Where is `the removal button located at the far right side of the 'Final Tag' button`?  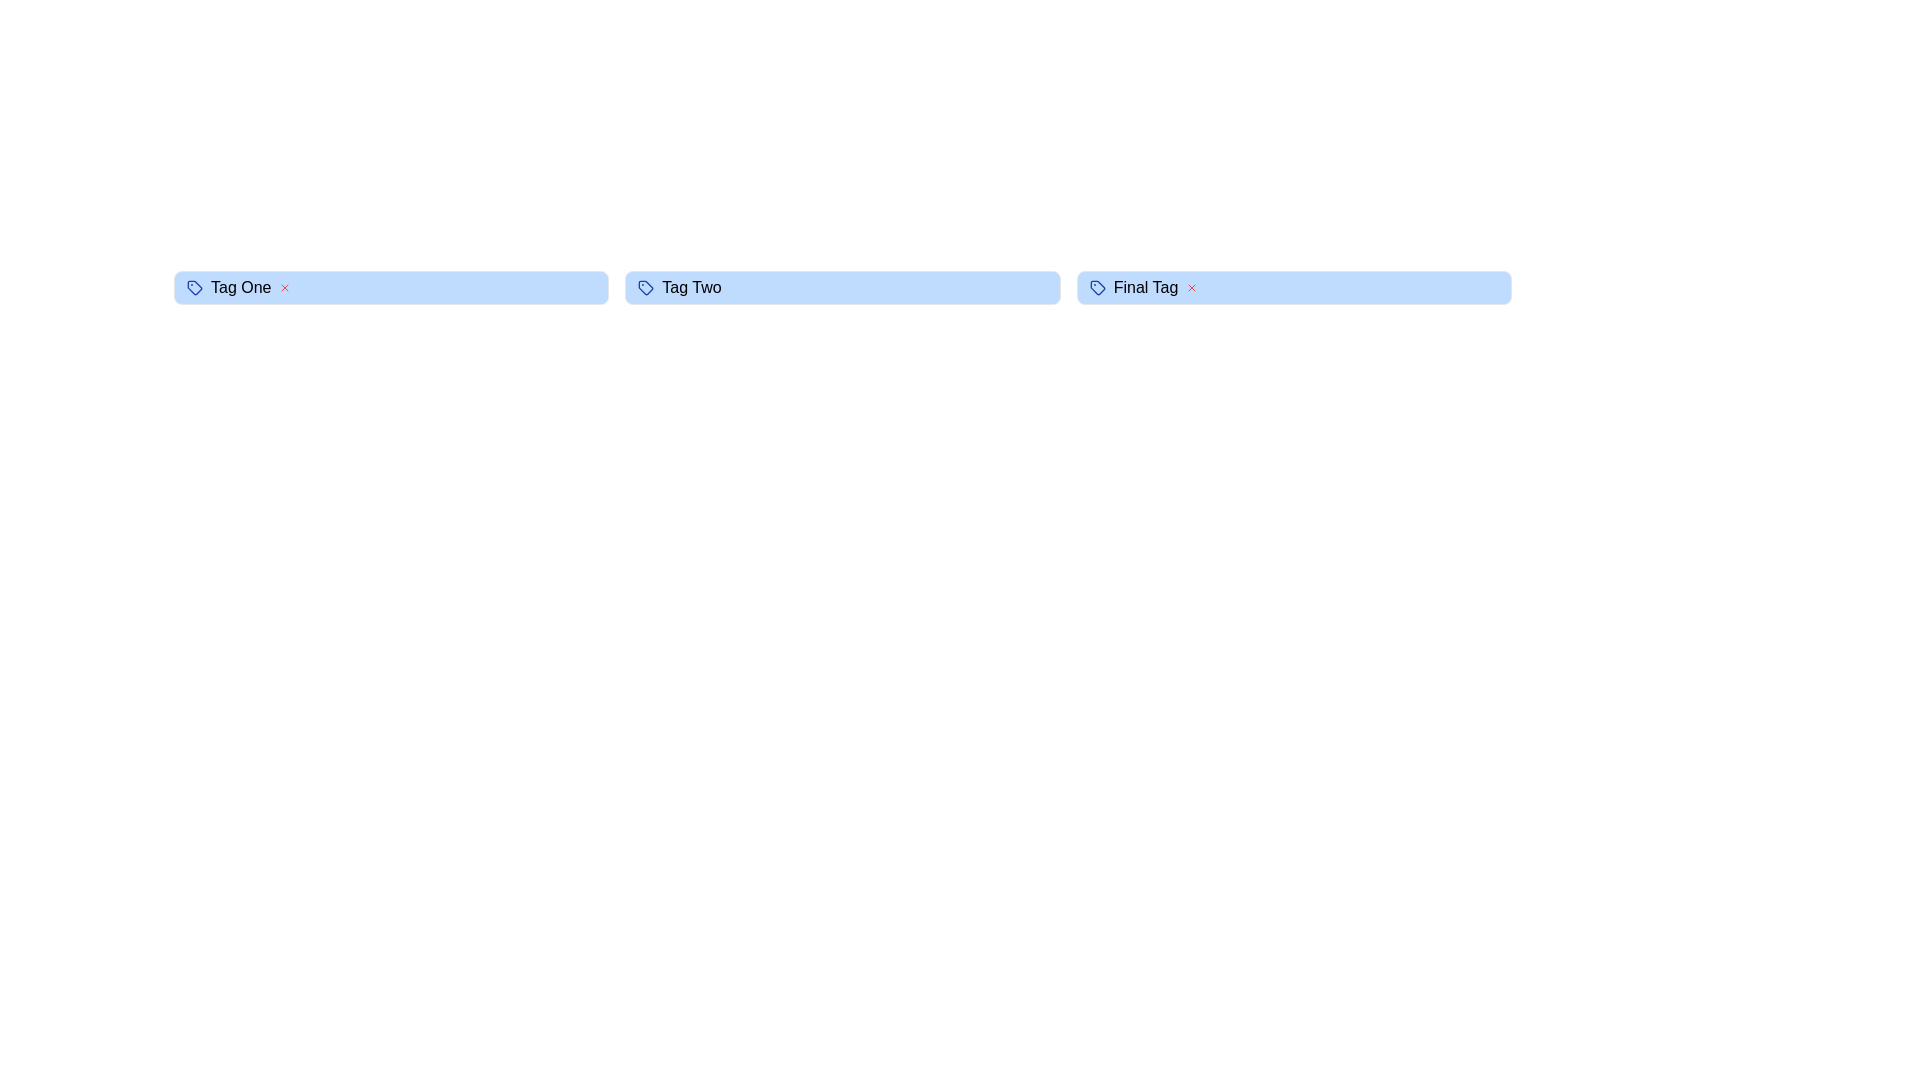
the removal button located at the far right side of the 'Final Tag' button is located at coordinates (1192, 288).